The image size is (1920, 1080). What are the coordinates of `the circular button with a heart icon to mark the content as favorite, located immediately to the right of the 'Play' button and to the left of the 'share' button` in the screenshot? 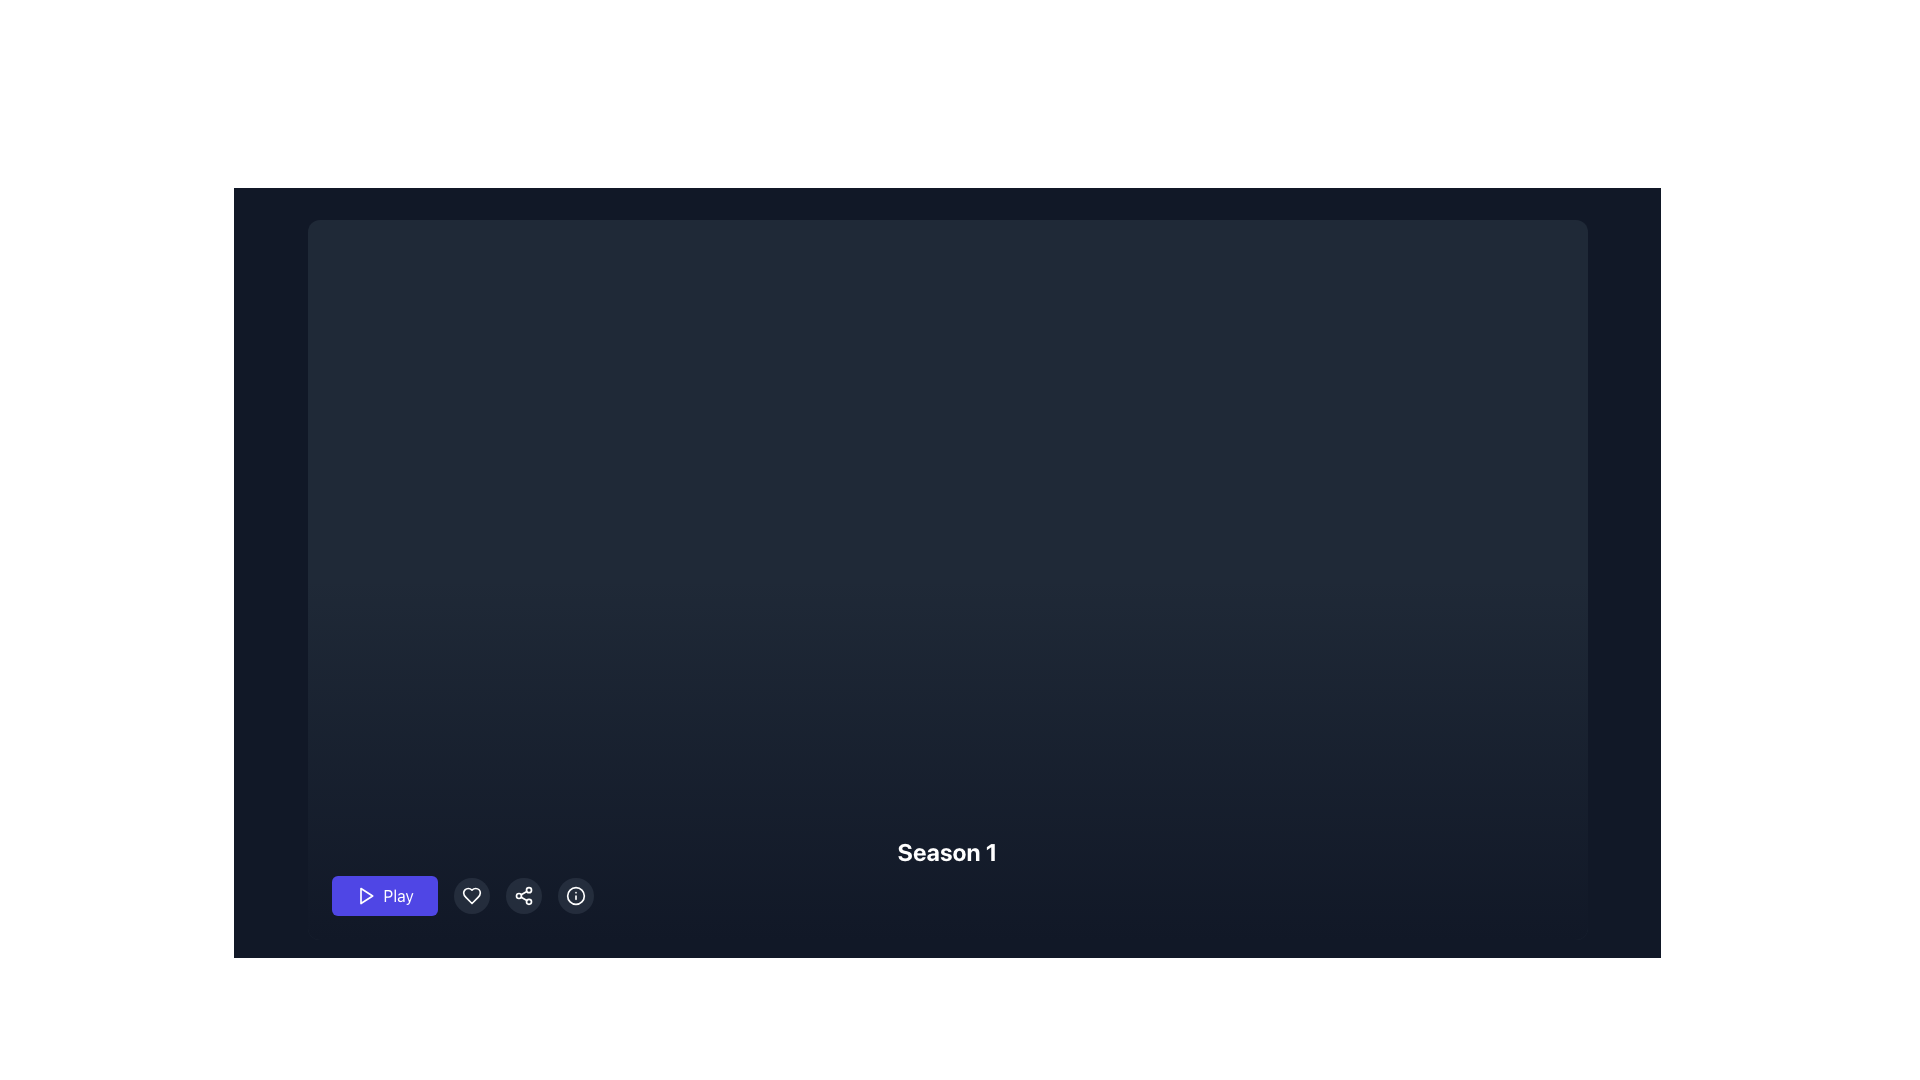 It's located at (470, 894).